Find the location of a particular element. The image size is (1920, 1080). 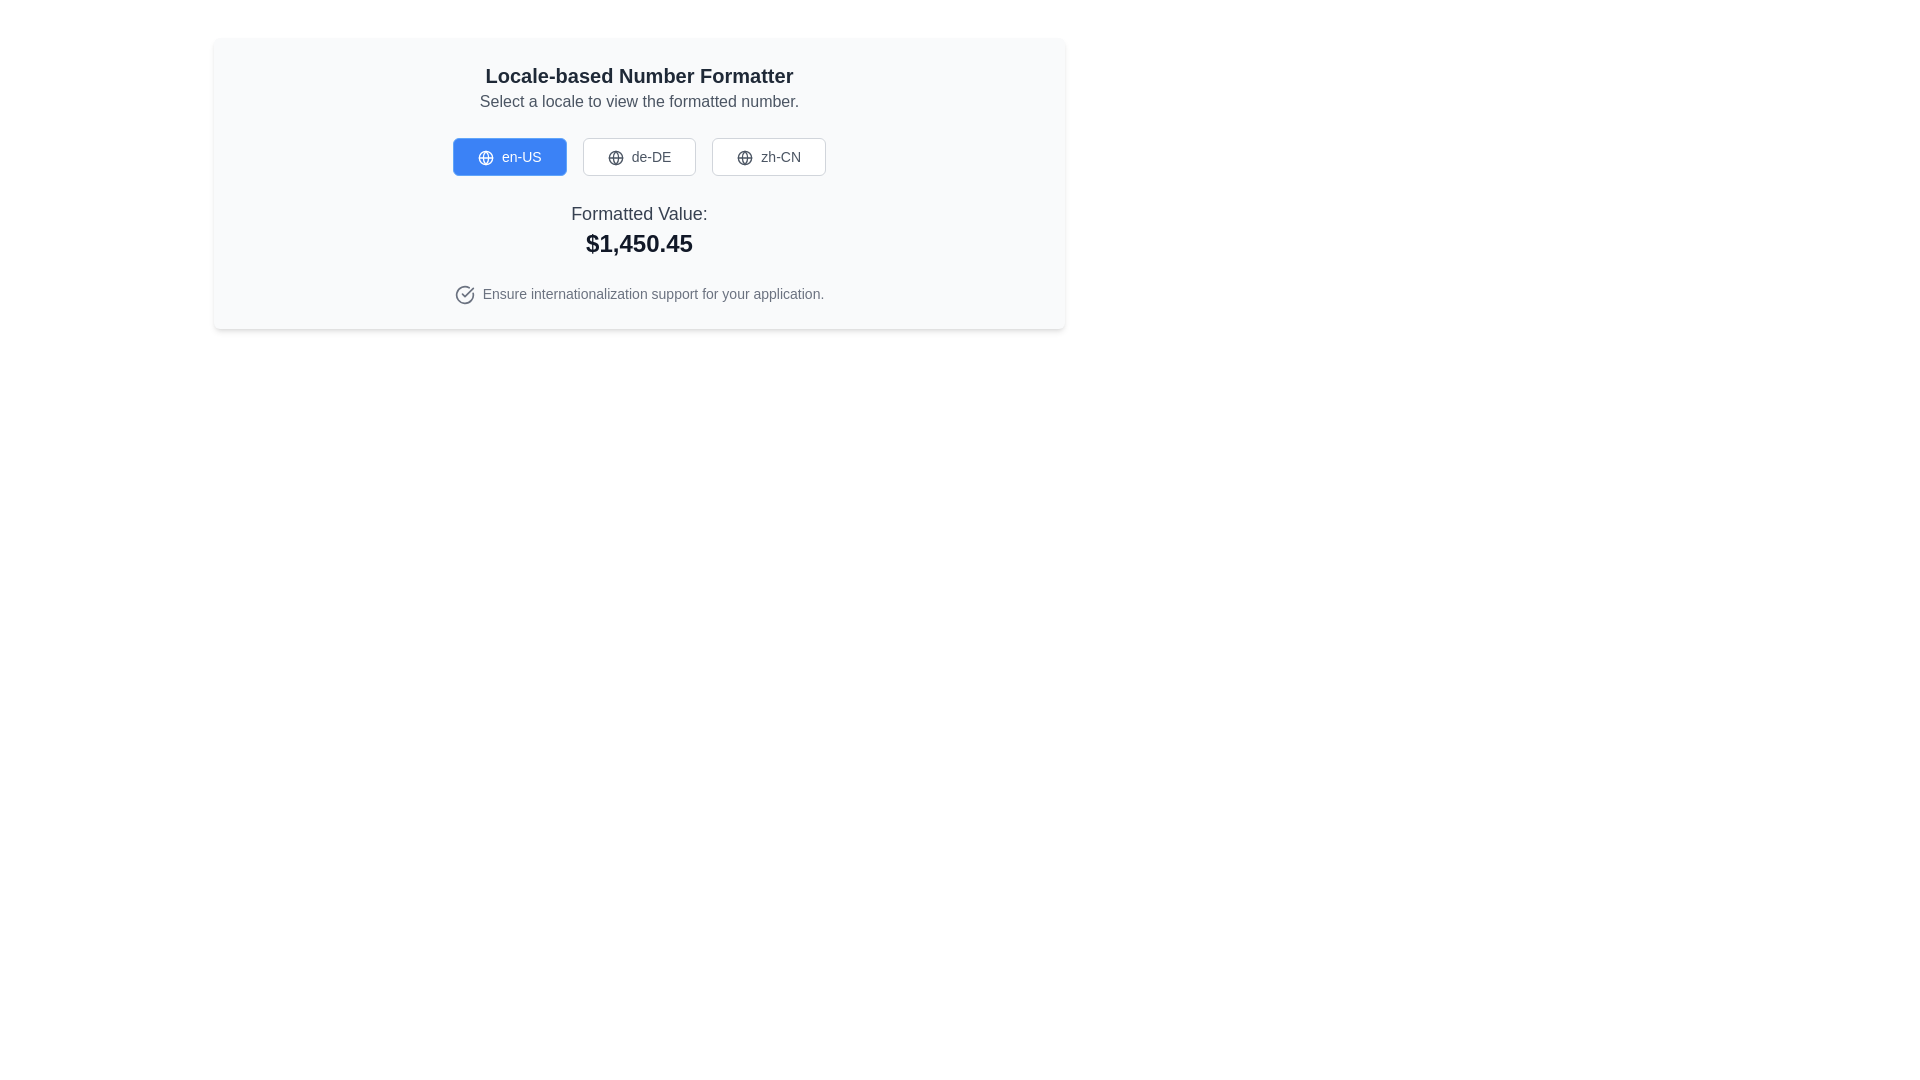

the blue button labeled 'en-US' with a globe icon on its left side is located at coordinates (509, 156).